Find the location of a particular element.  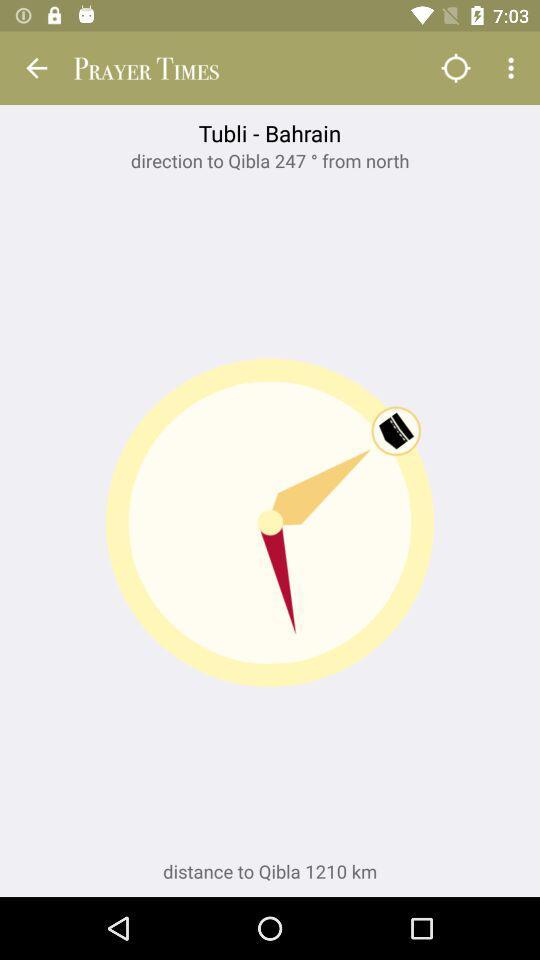

the app to the right of prayer times item is located at coordinates (455, 68).